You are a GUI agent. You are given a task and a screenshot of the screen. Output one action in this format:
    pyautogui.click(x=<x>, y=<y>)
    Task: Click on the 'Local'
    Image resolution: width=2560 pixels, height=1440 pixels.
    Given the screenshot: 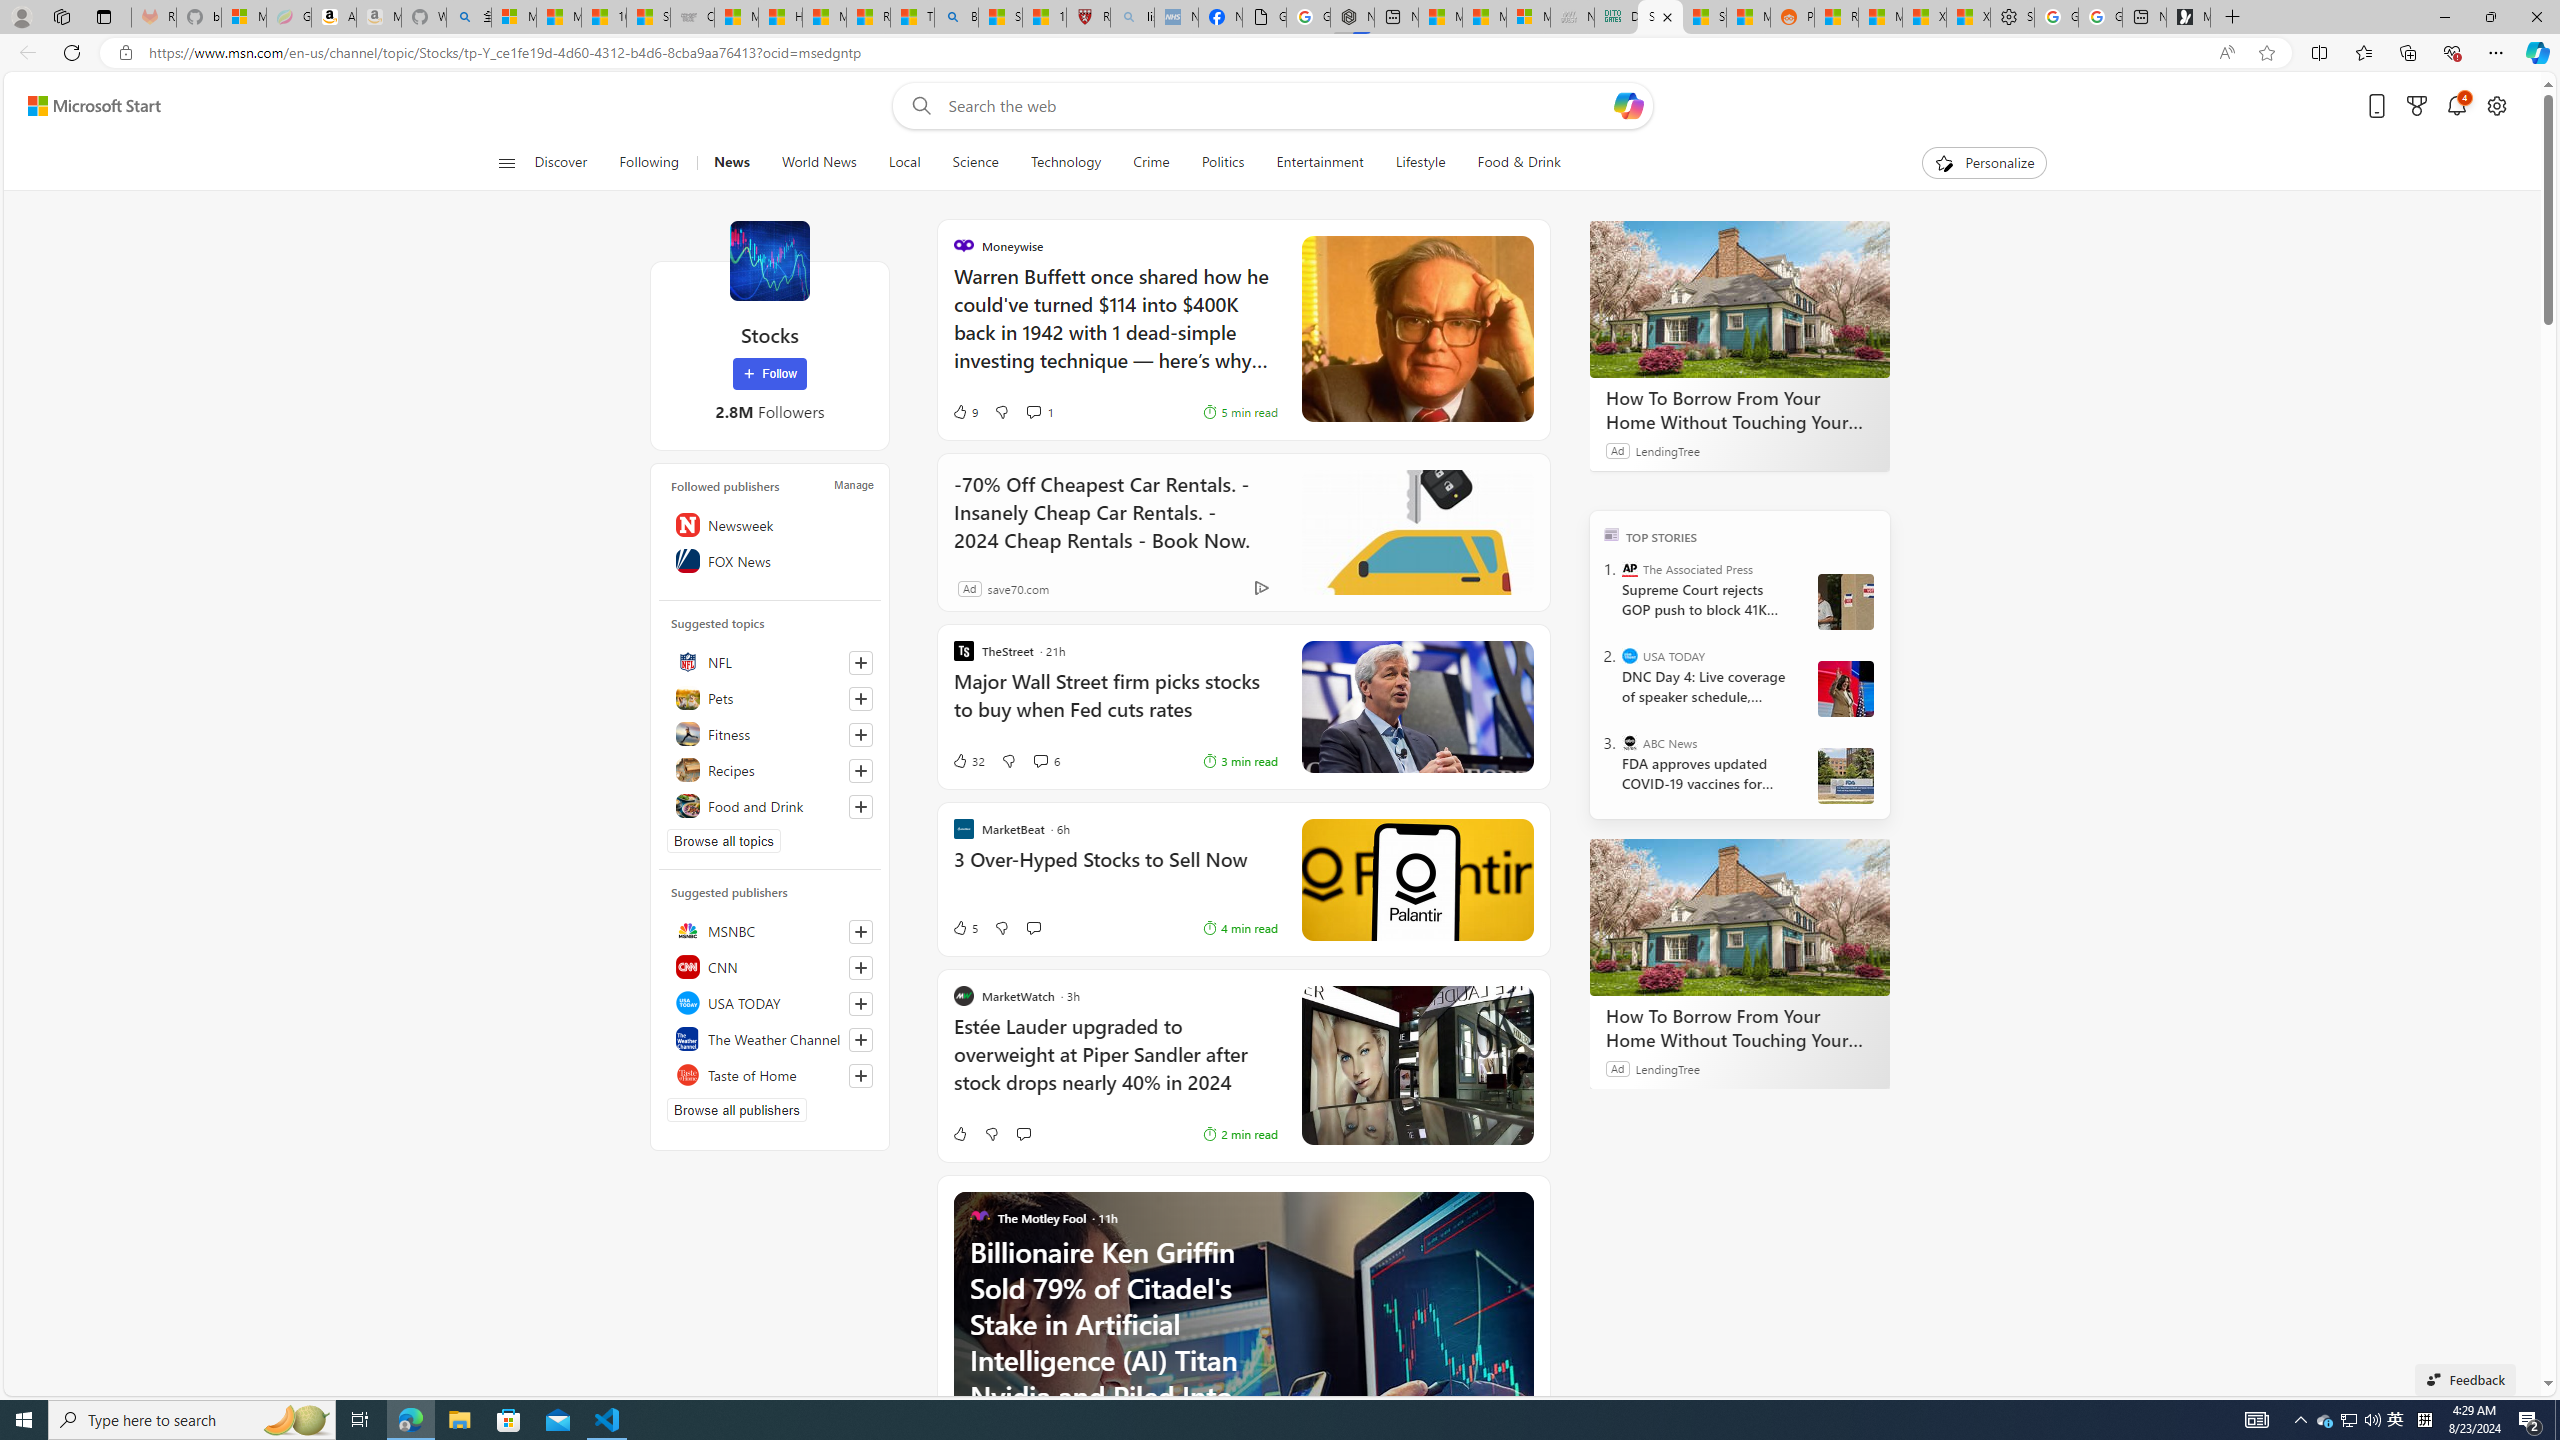 What is the action you would take?
    pyautogui.click(x=904, y=162)
    